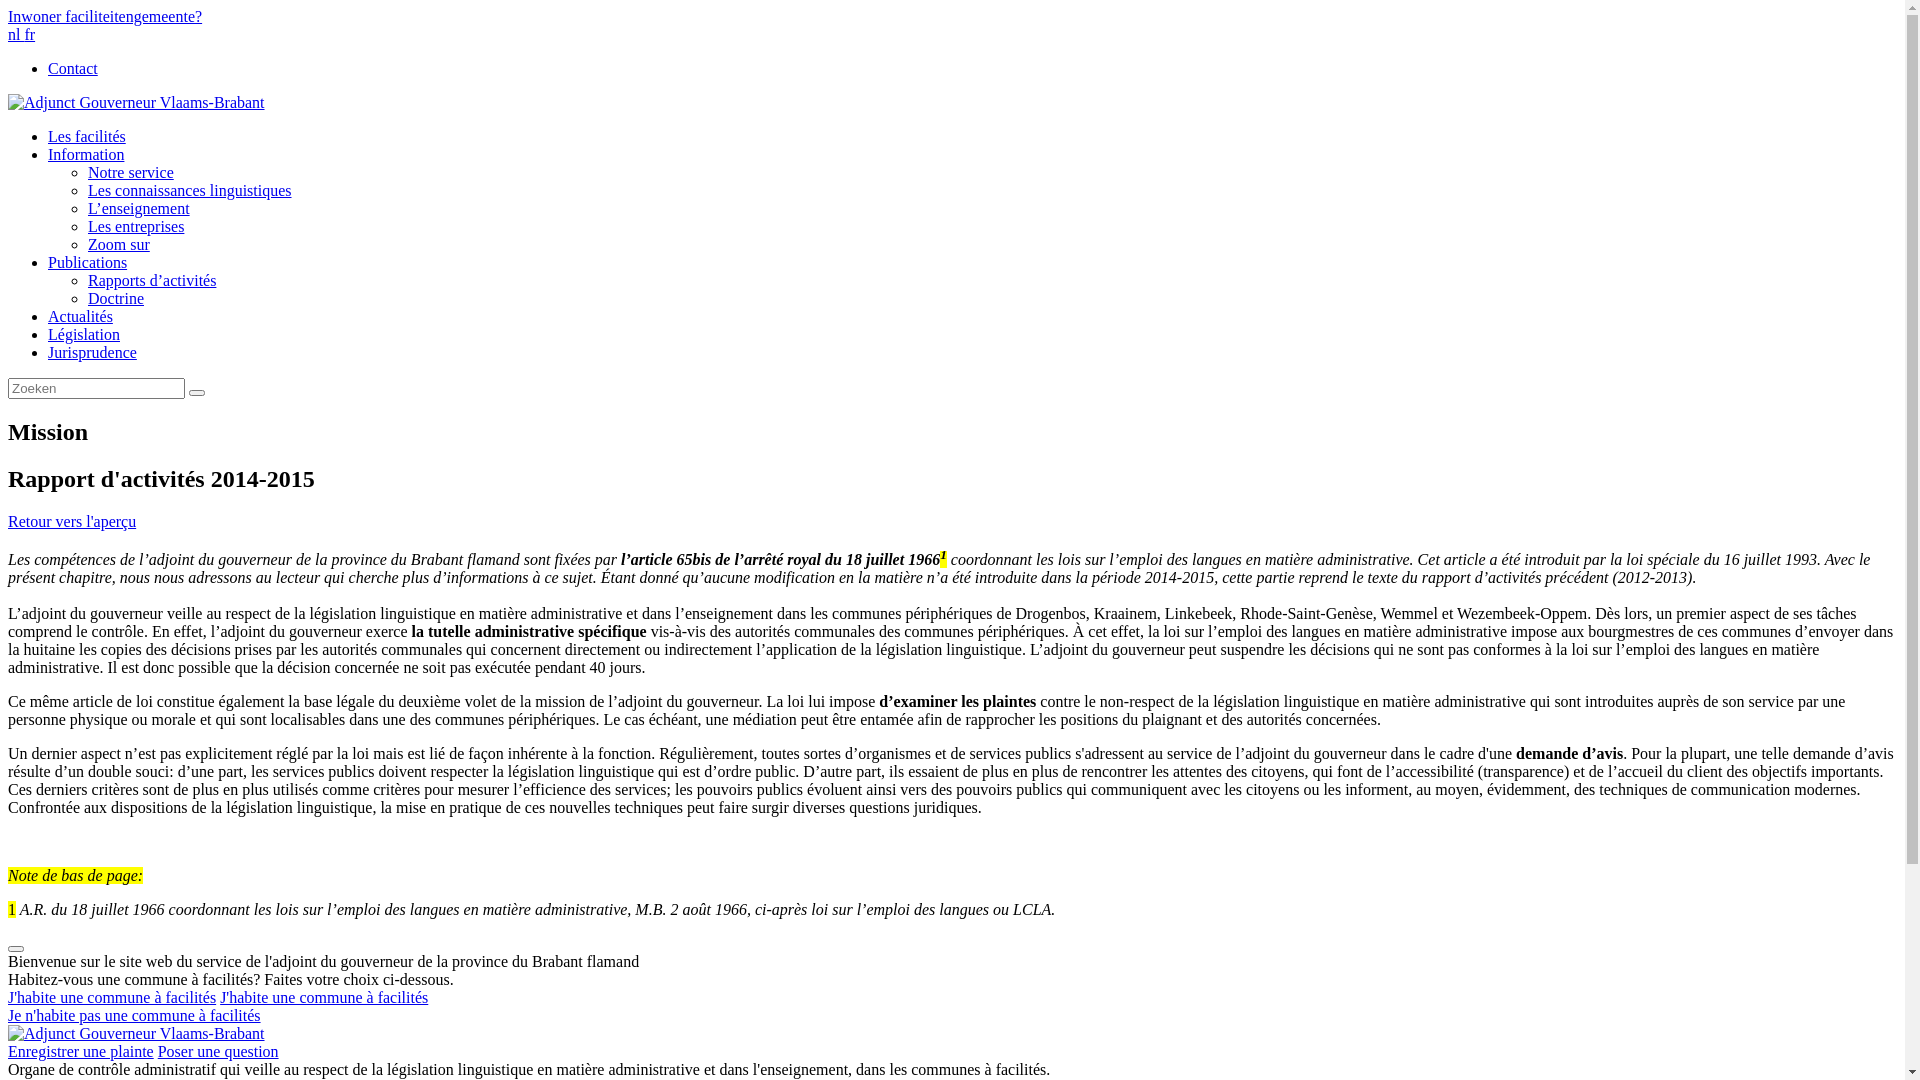 The height and width of the screenshot is (1080, 1920). What do you see at coordinates (129, 171) in the screenshot?
I see `'Notre service'` at bounding box center [129, 171].